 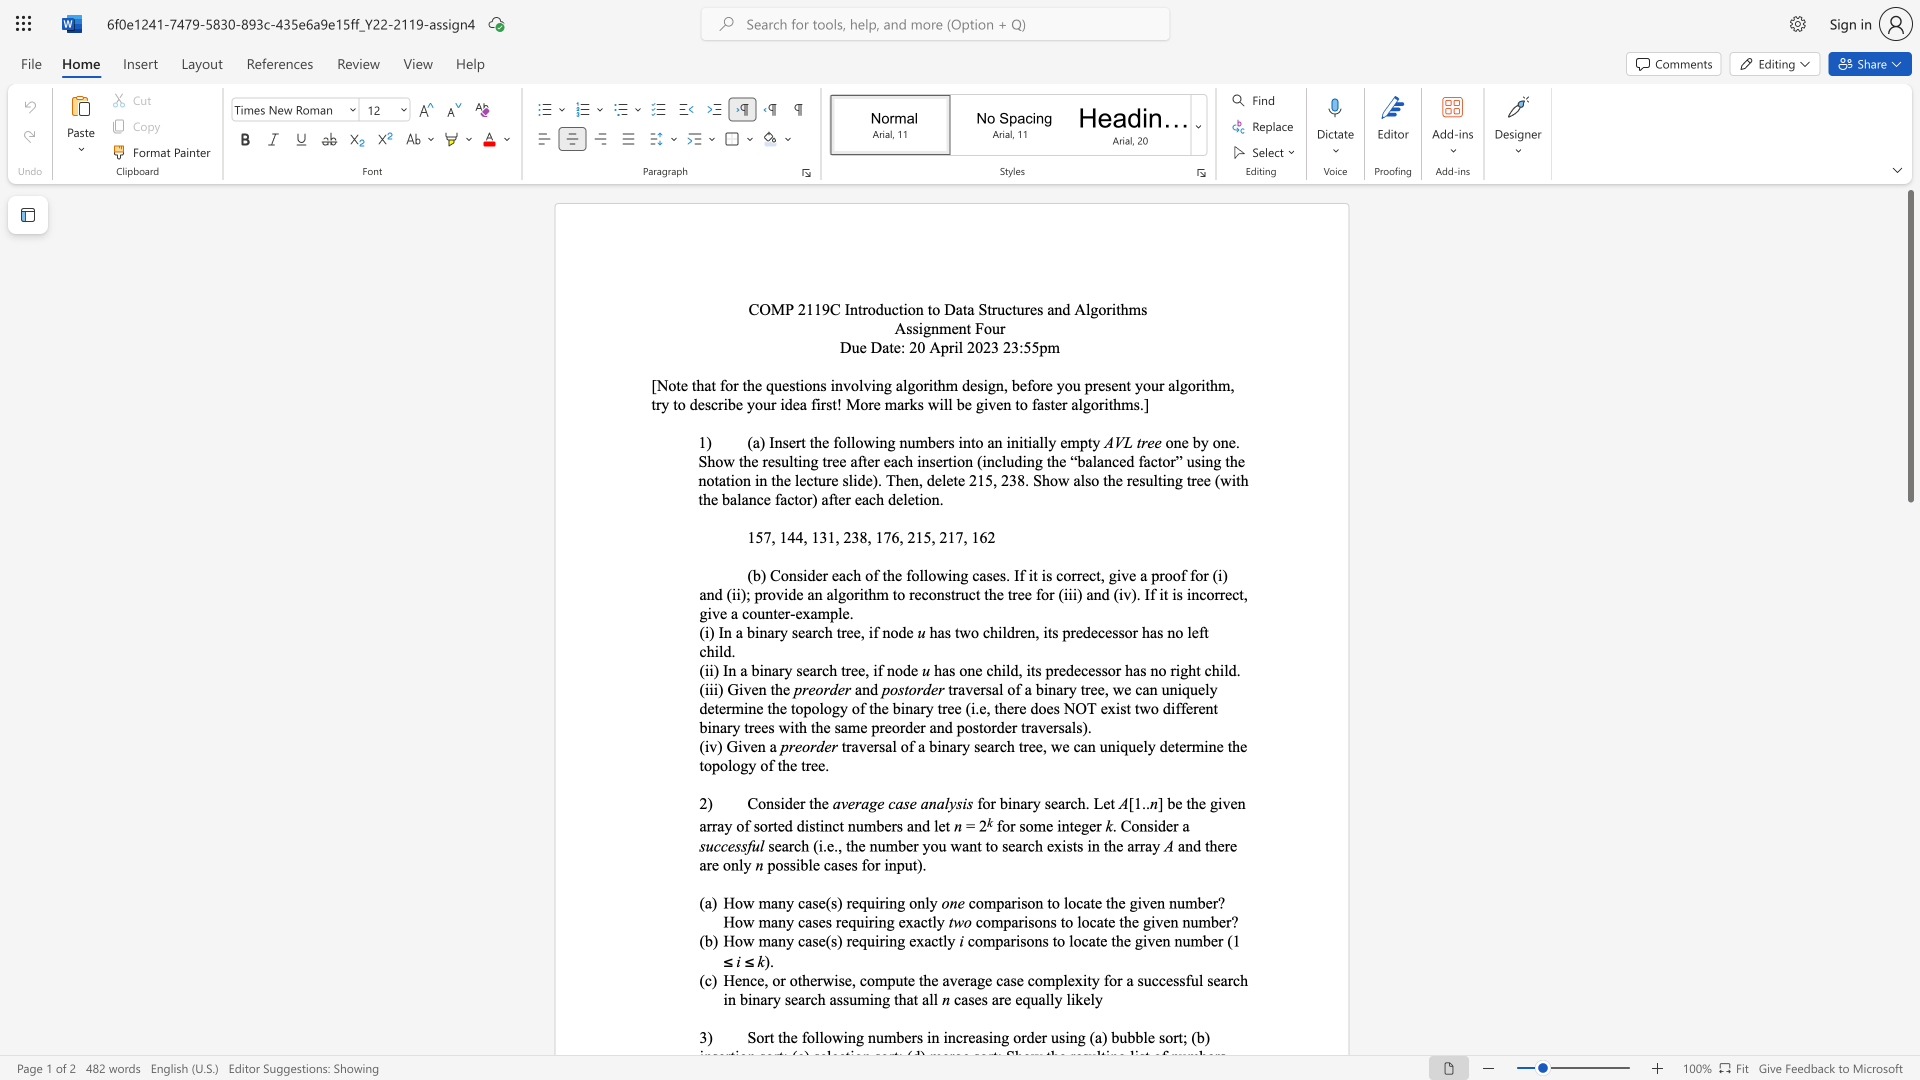 What do you see at coordinates (747, 765) in the screenshot?
I see `the subset text "y of the tree" within the text "traversal of a binary search tree, we can uniquely determine the topology of the tree."` at bounding box center [747, 765].